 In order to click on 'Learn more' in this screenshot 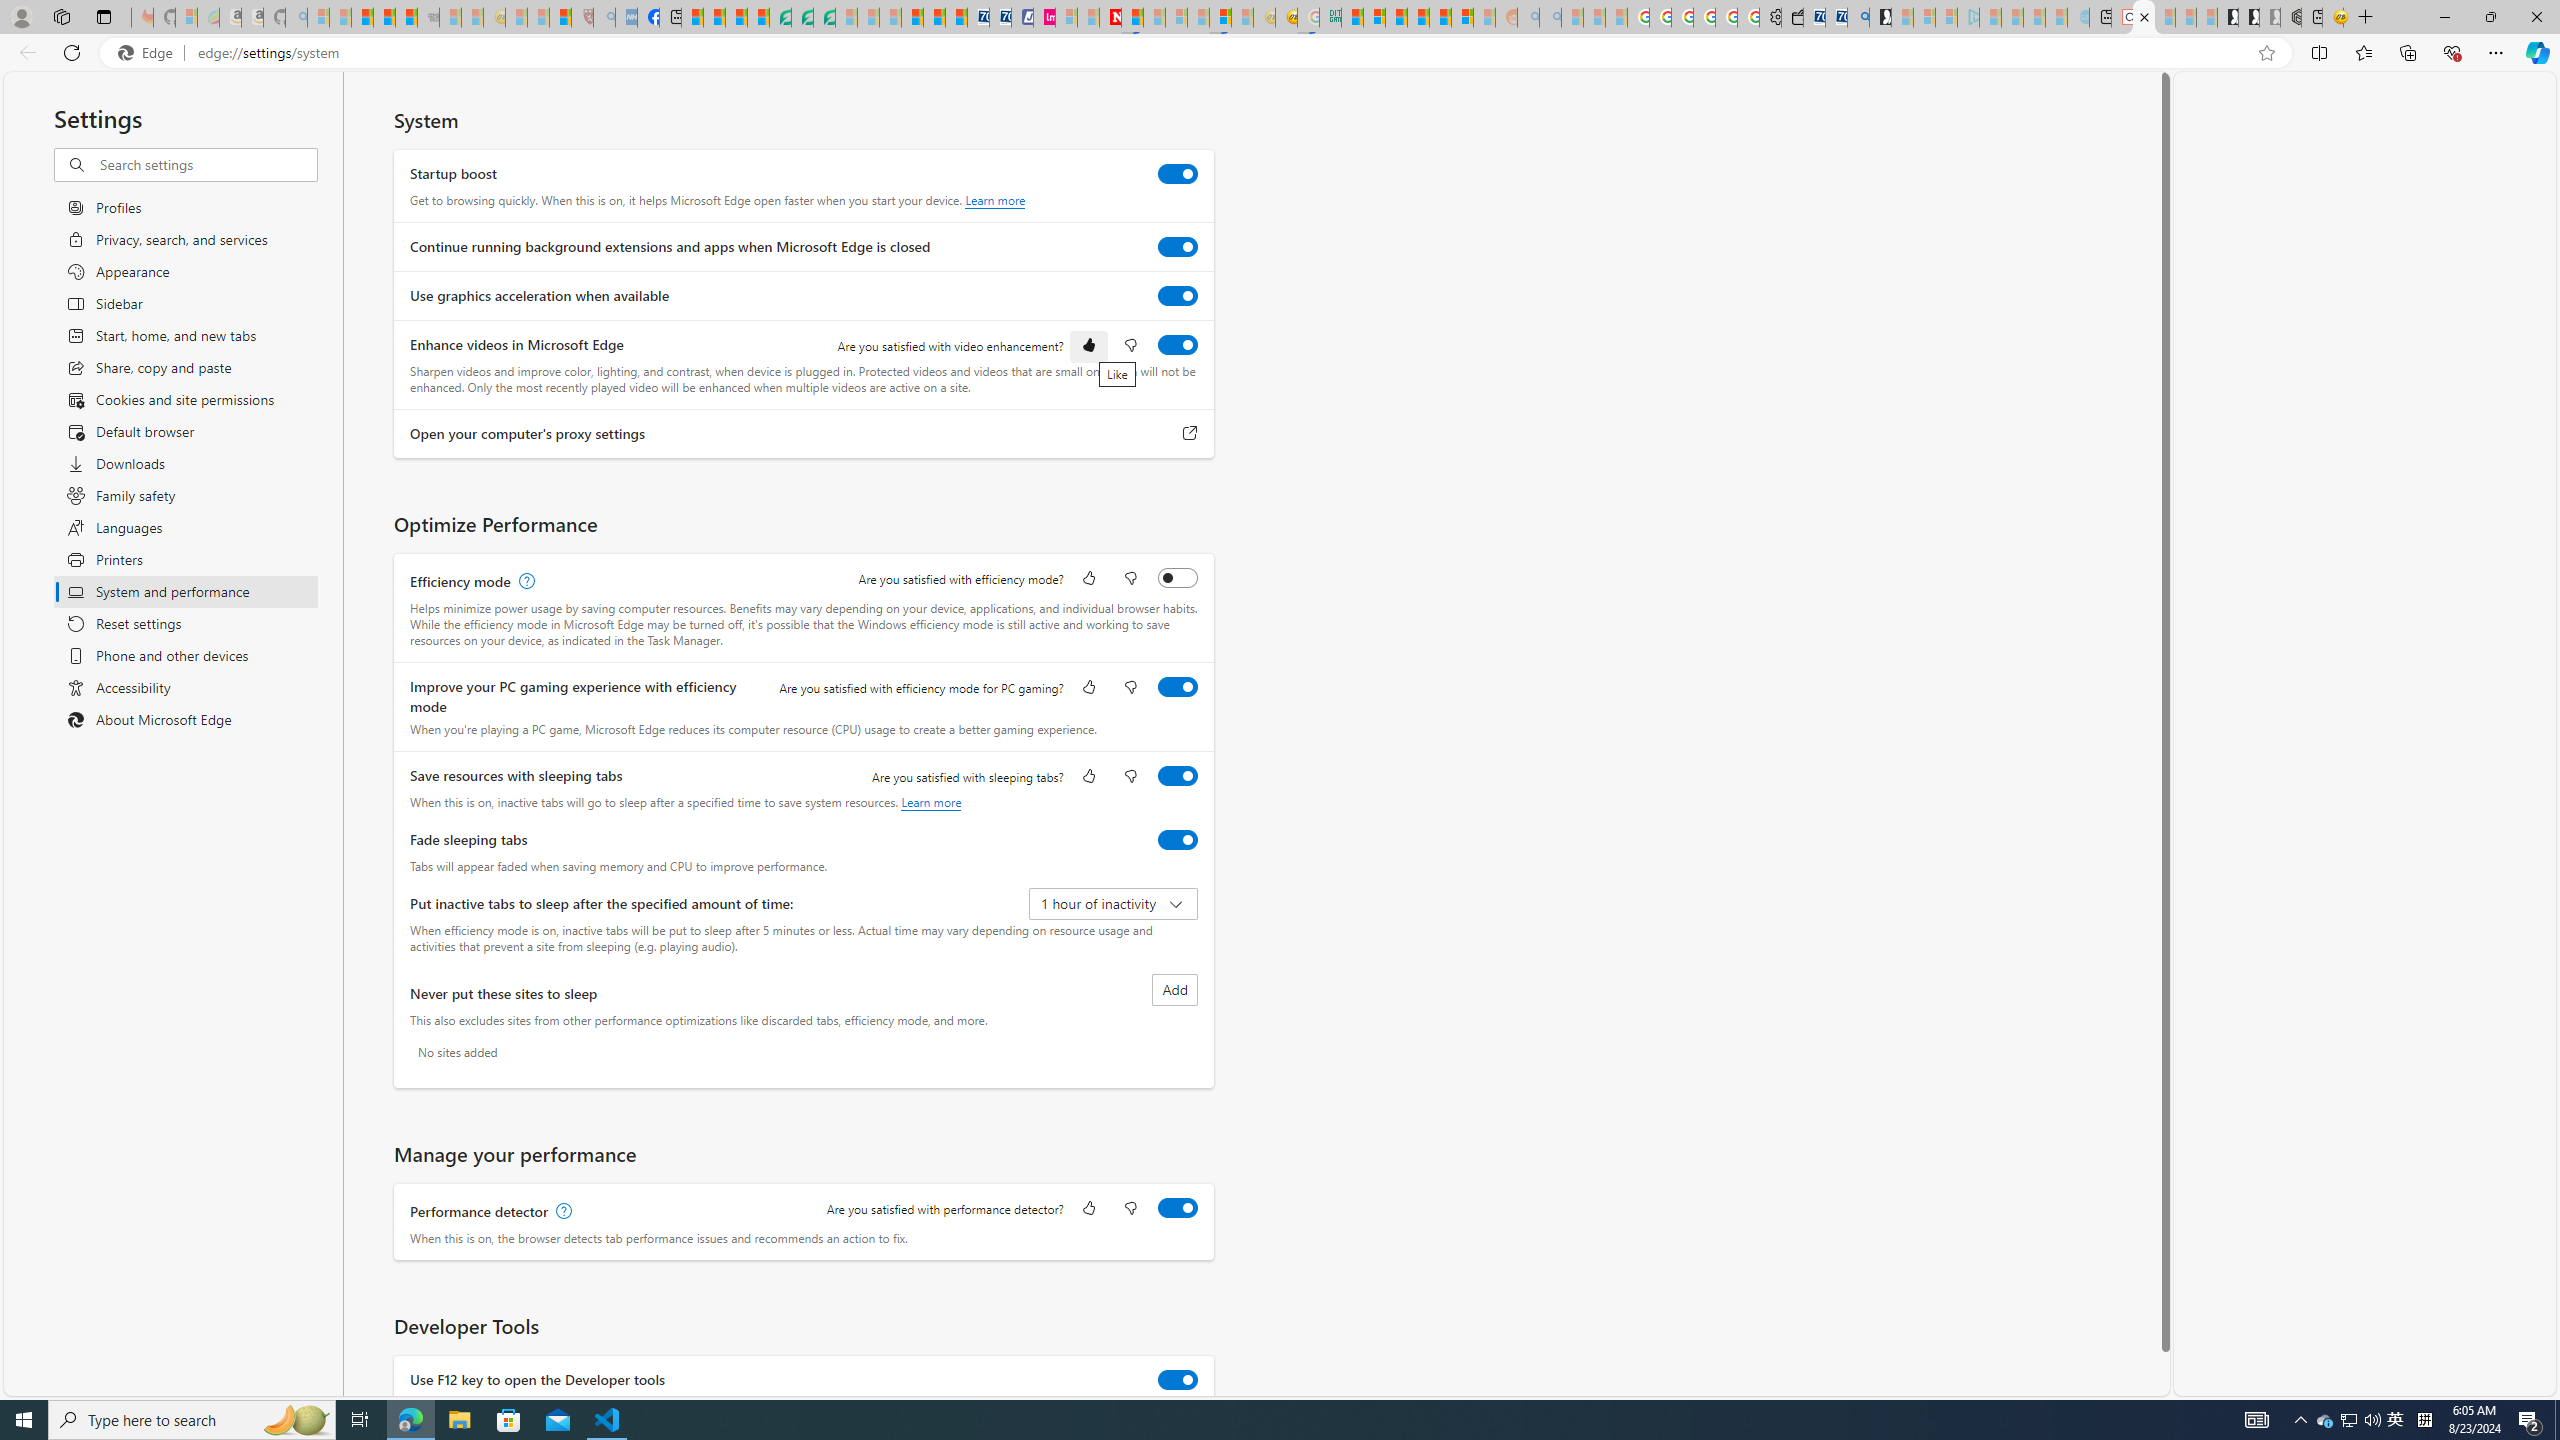, I will do `click(930, 801)`.